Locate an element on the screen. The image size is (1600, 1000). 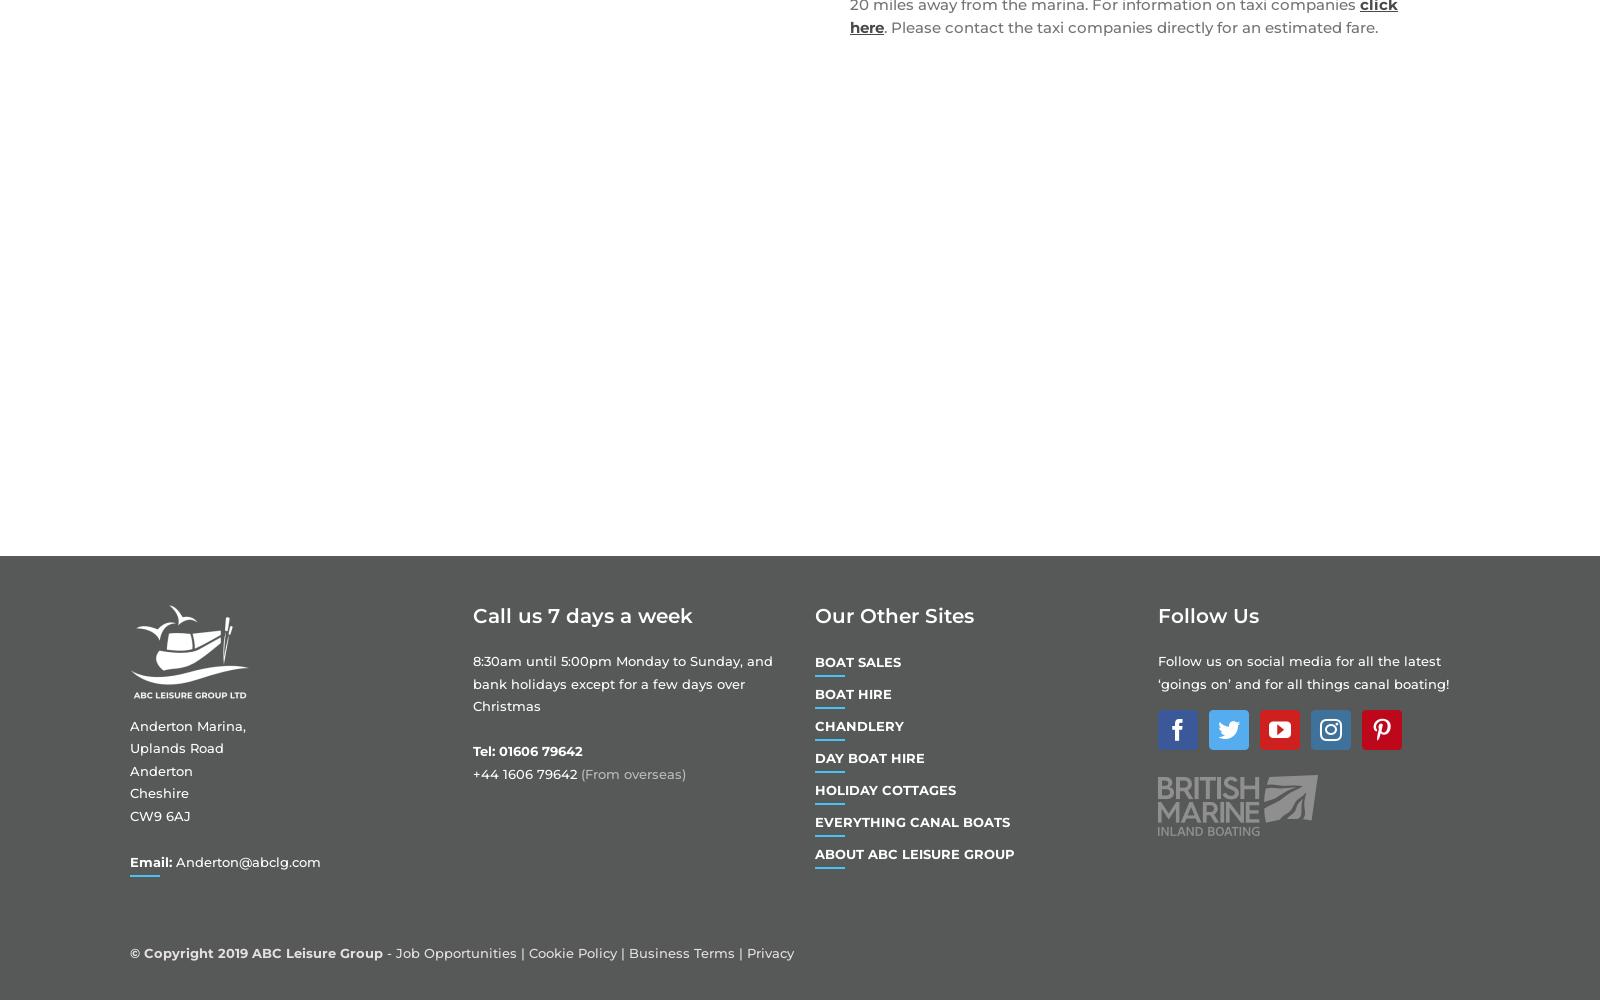
'Cookie Policy' is located at coordinates (571, 952).